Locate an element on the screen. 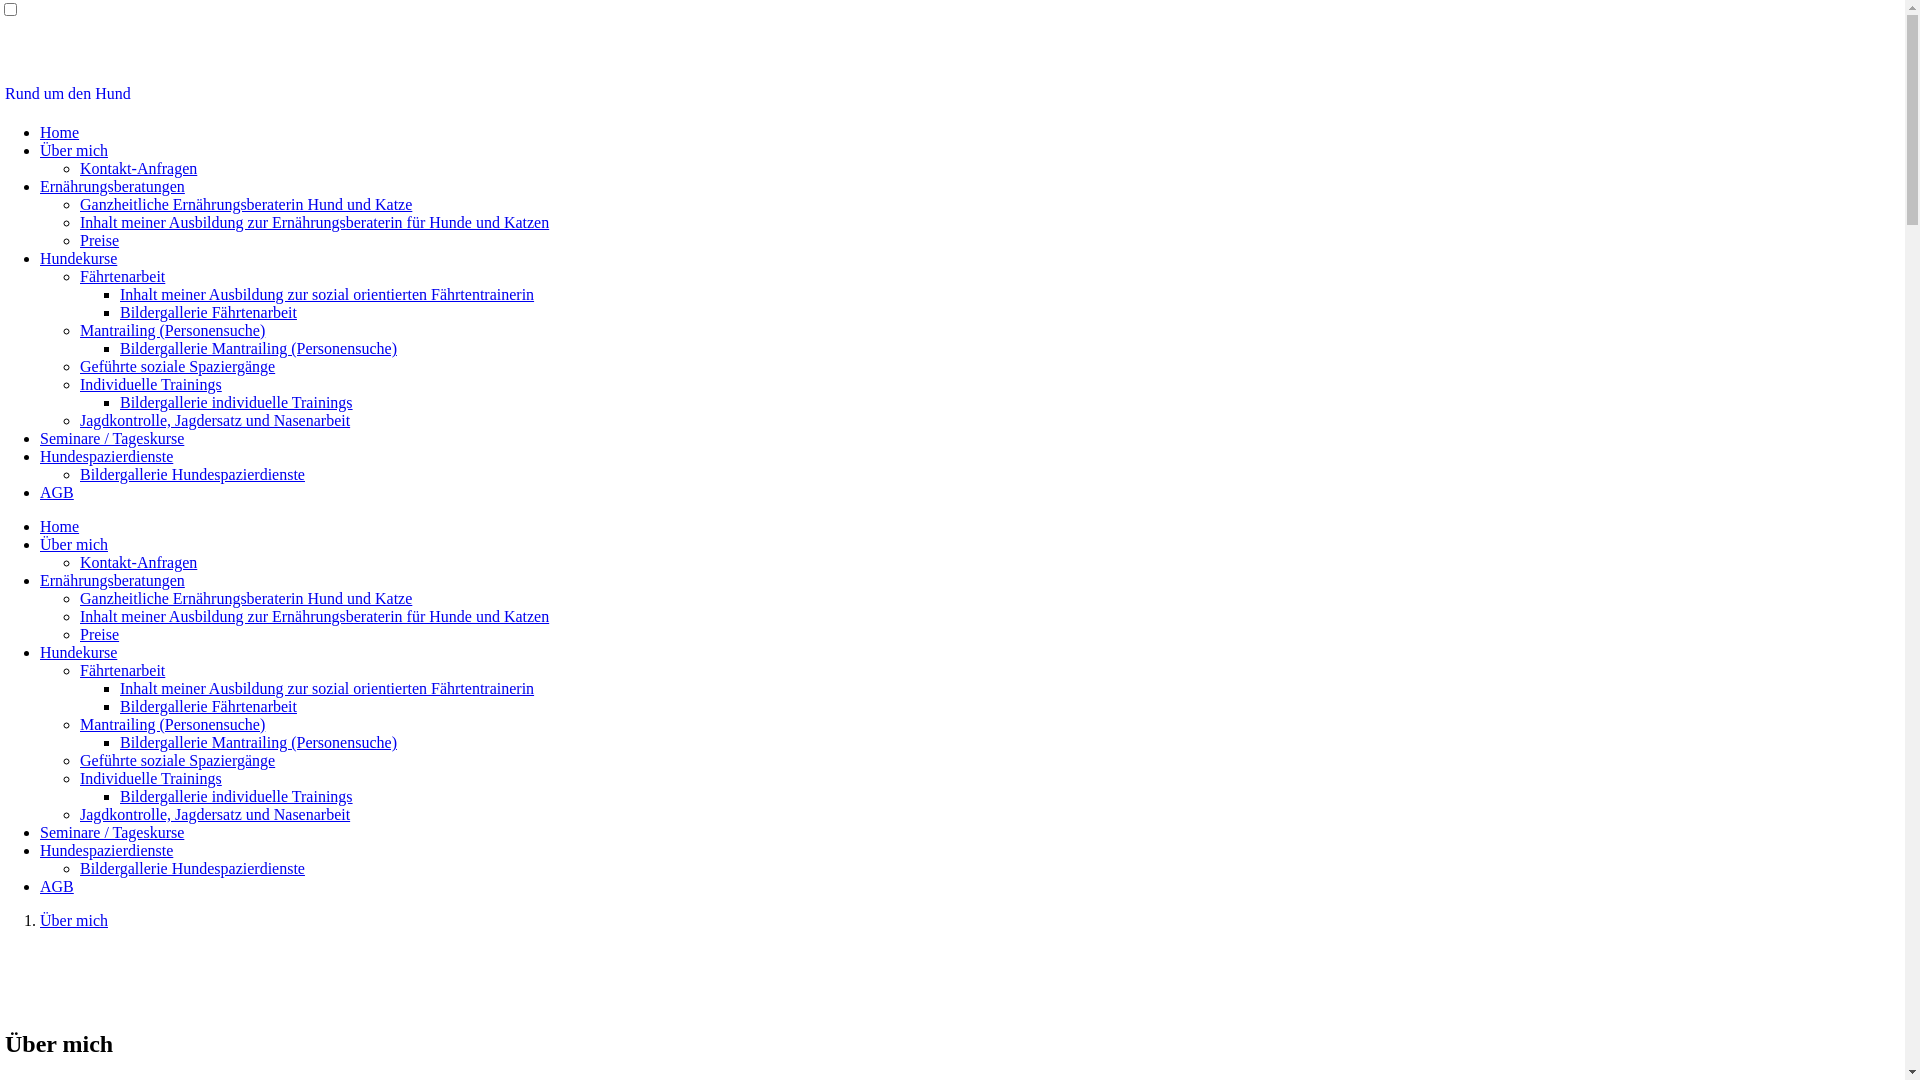 The width and height of the screenshot is (1920, 1080). 'Jagdkontrolle, Jagdersatz und Nasenarbeit' is located at coordinates (215, 814).